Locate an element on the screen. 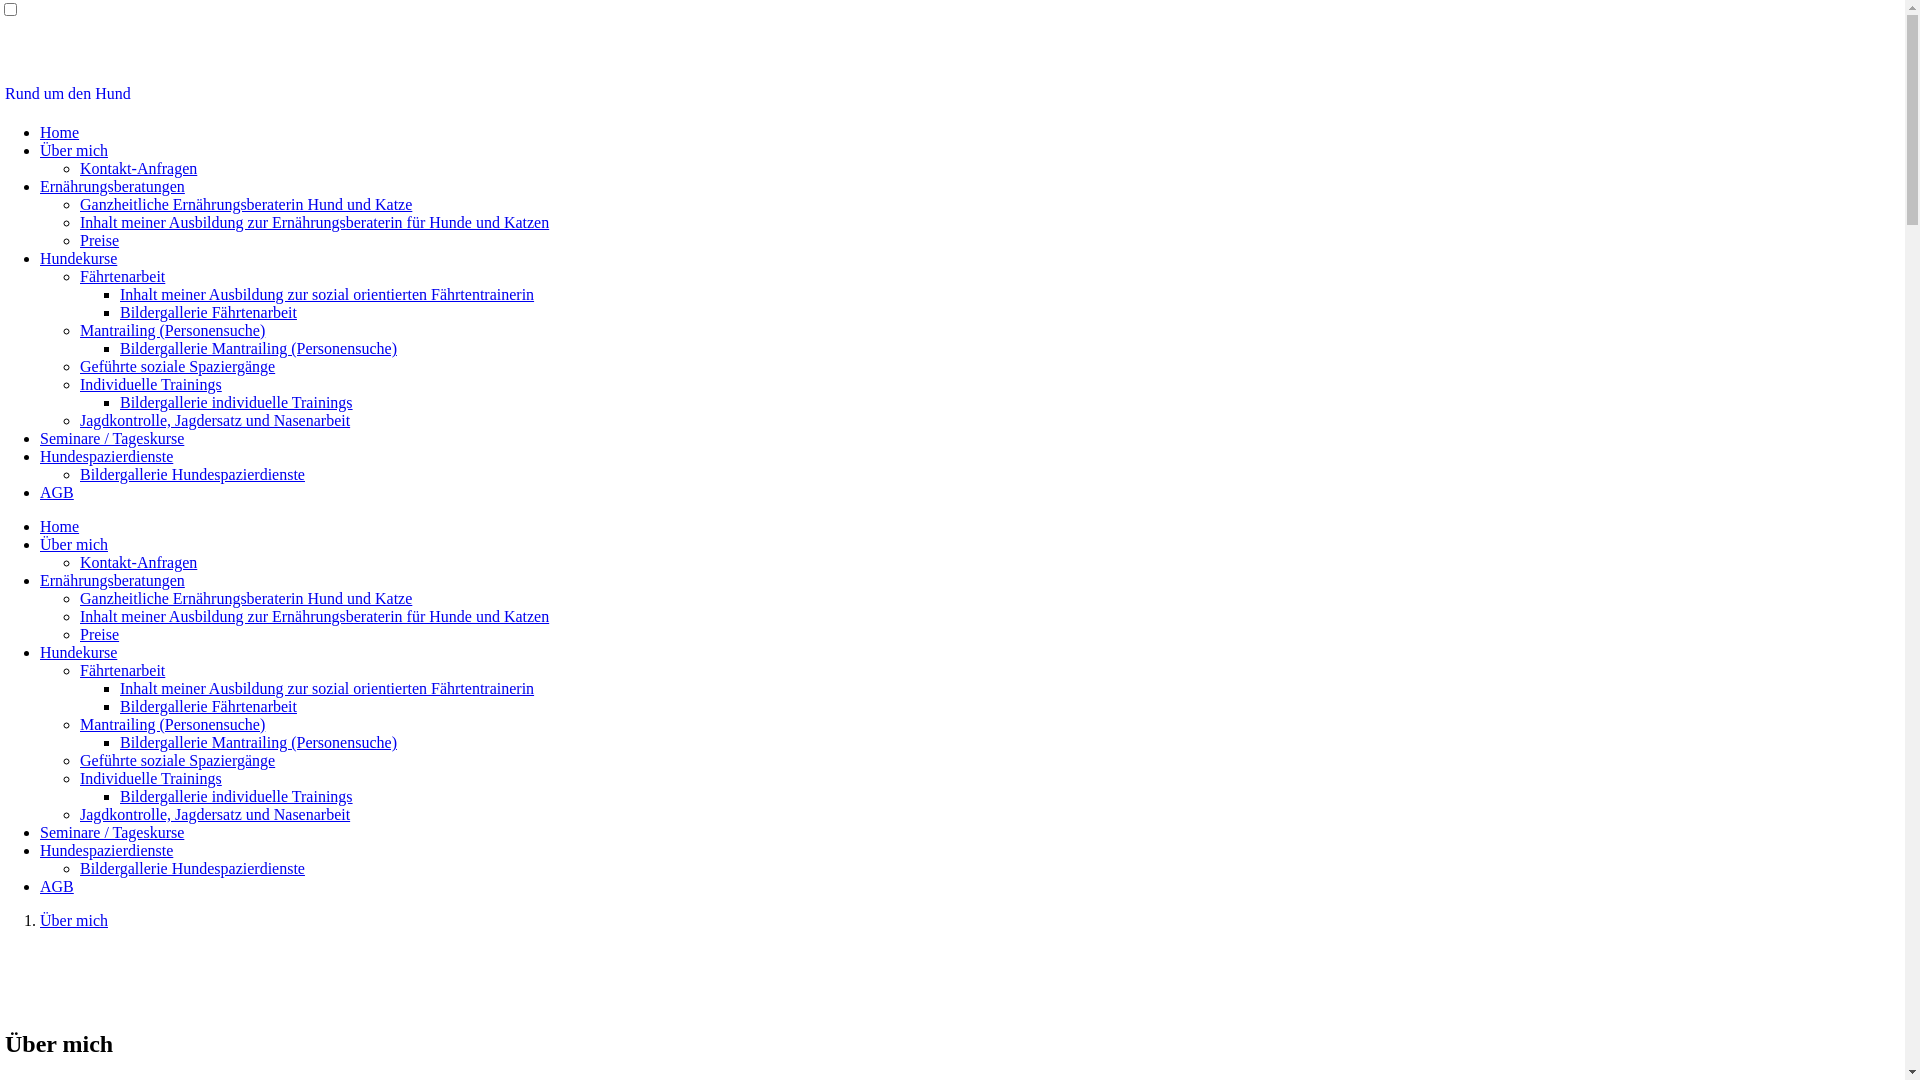 The width and height of the screenshot is (1920, 1080). 'Jagdkontrolle, Jagdersatz und Nasenarbeit' is located at coordinates (215, 814).